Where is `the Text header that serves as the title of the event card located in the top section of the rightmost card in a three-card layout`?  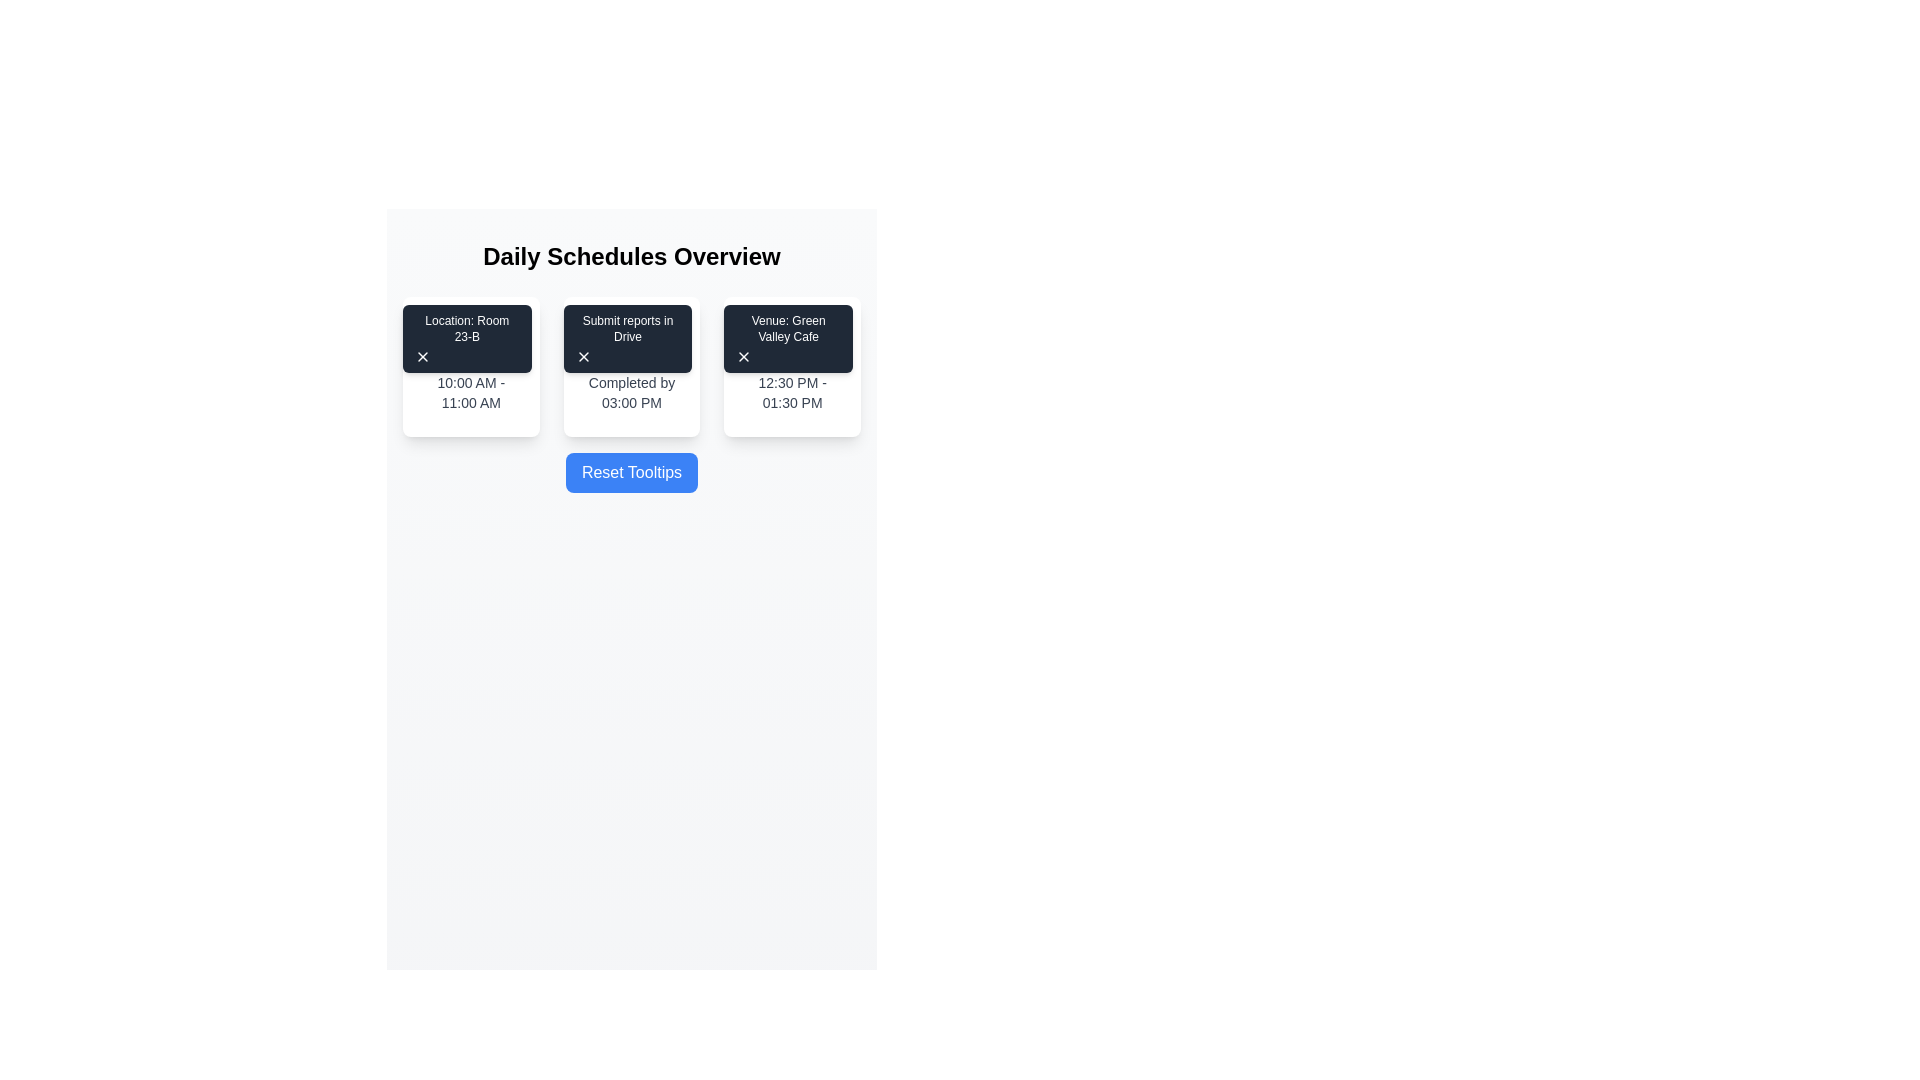 the Text header that serves as the title of the event card located in the top section of the rightmost card in a three-card layout is located at coordinates (791, 343).